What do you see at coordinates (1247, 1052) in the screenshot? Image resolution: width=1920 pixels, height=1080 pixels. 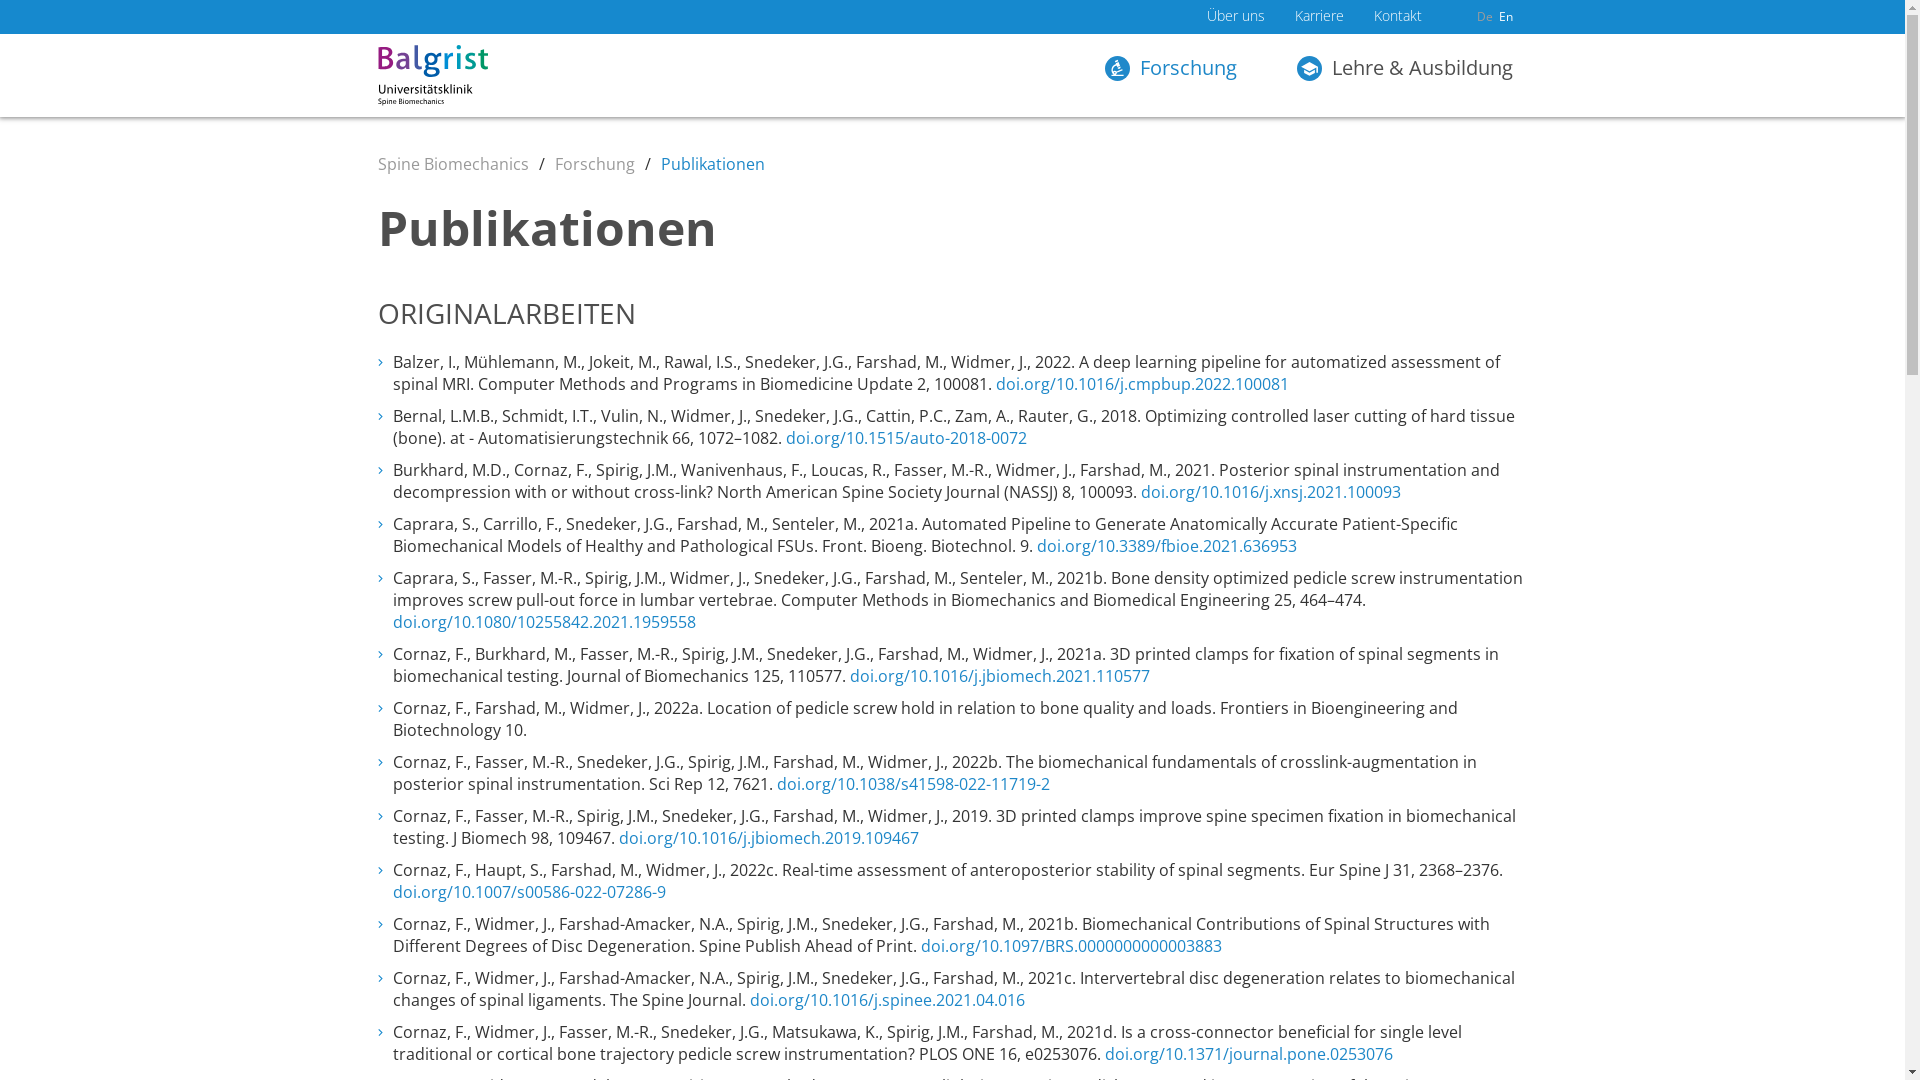 I see `'doi.org/10.1371/journal.pone.0253076'` at bounding box center [1247, 1052].